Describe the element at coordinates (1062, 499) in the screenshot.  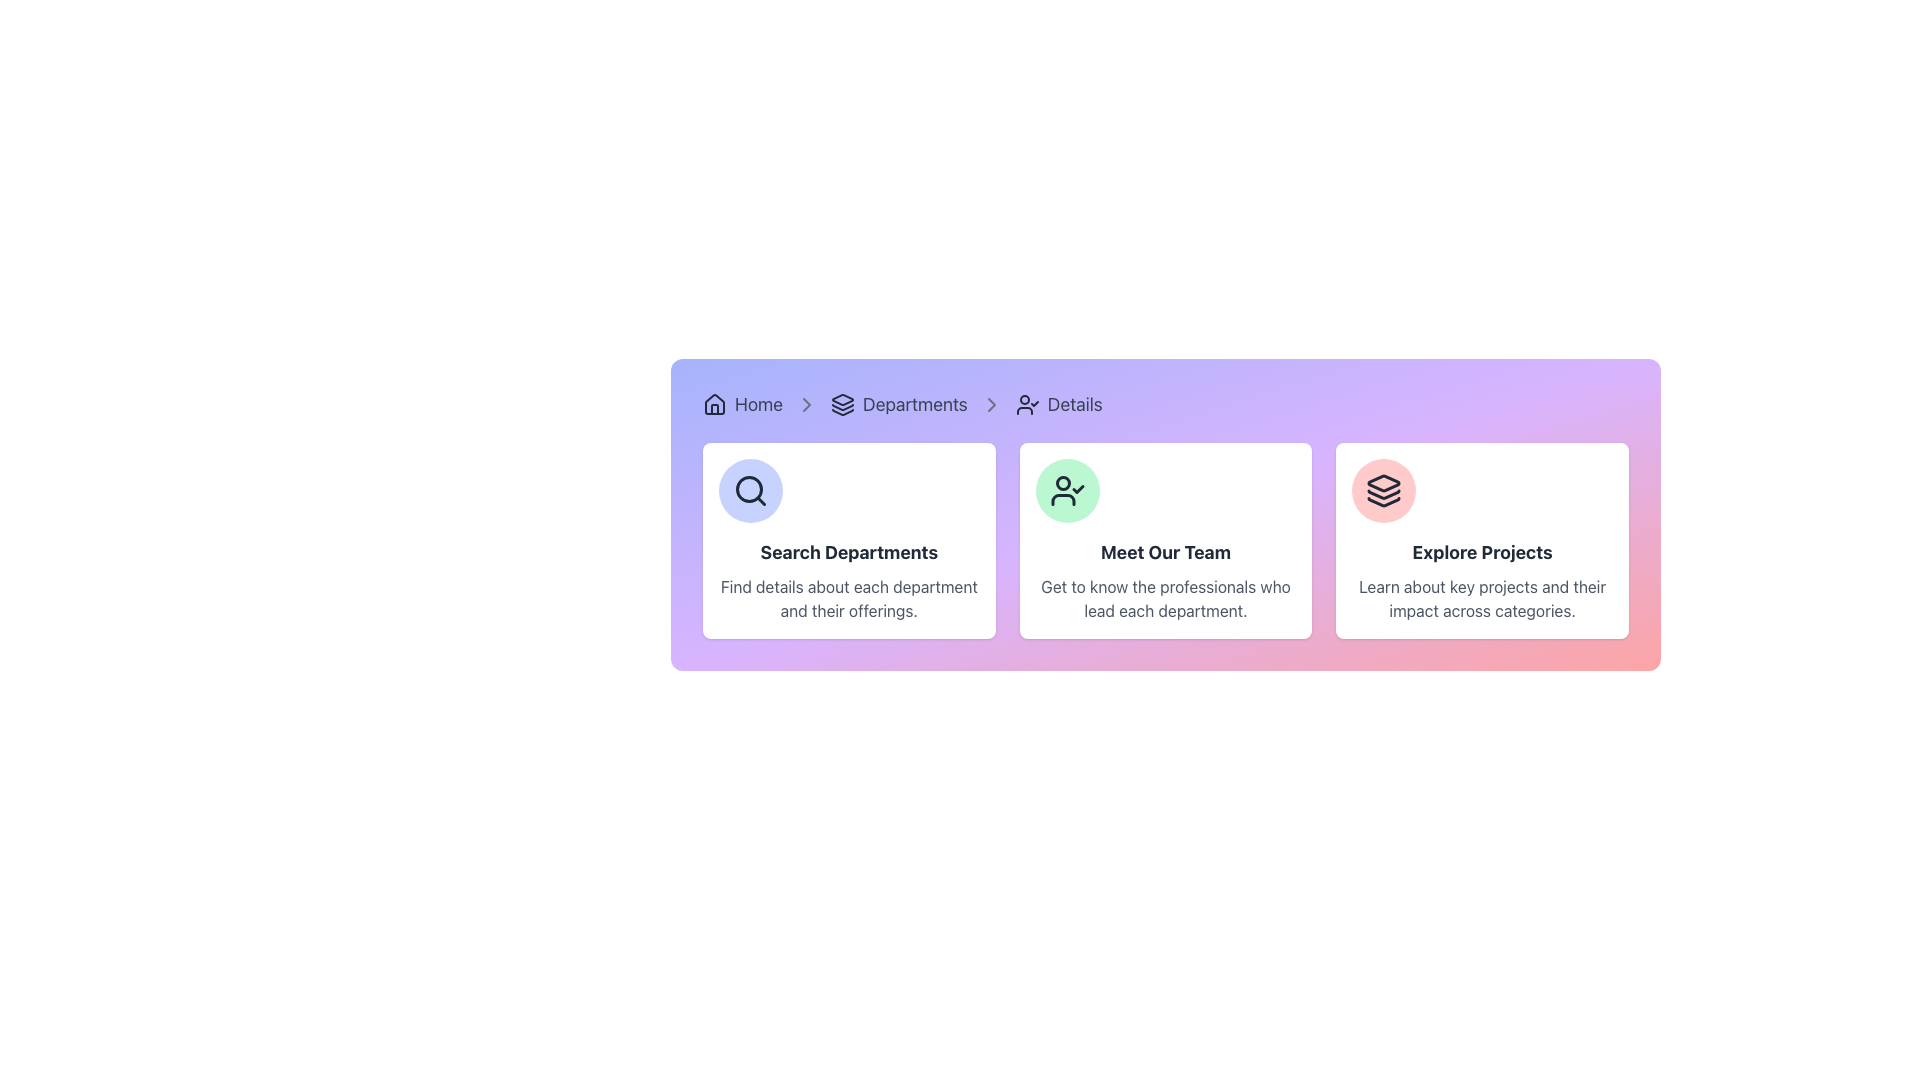
I see `the bottom section of the SVG icon representing a compact bowl or dome within the 'Meet Our Team' card` at that location.